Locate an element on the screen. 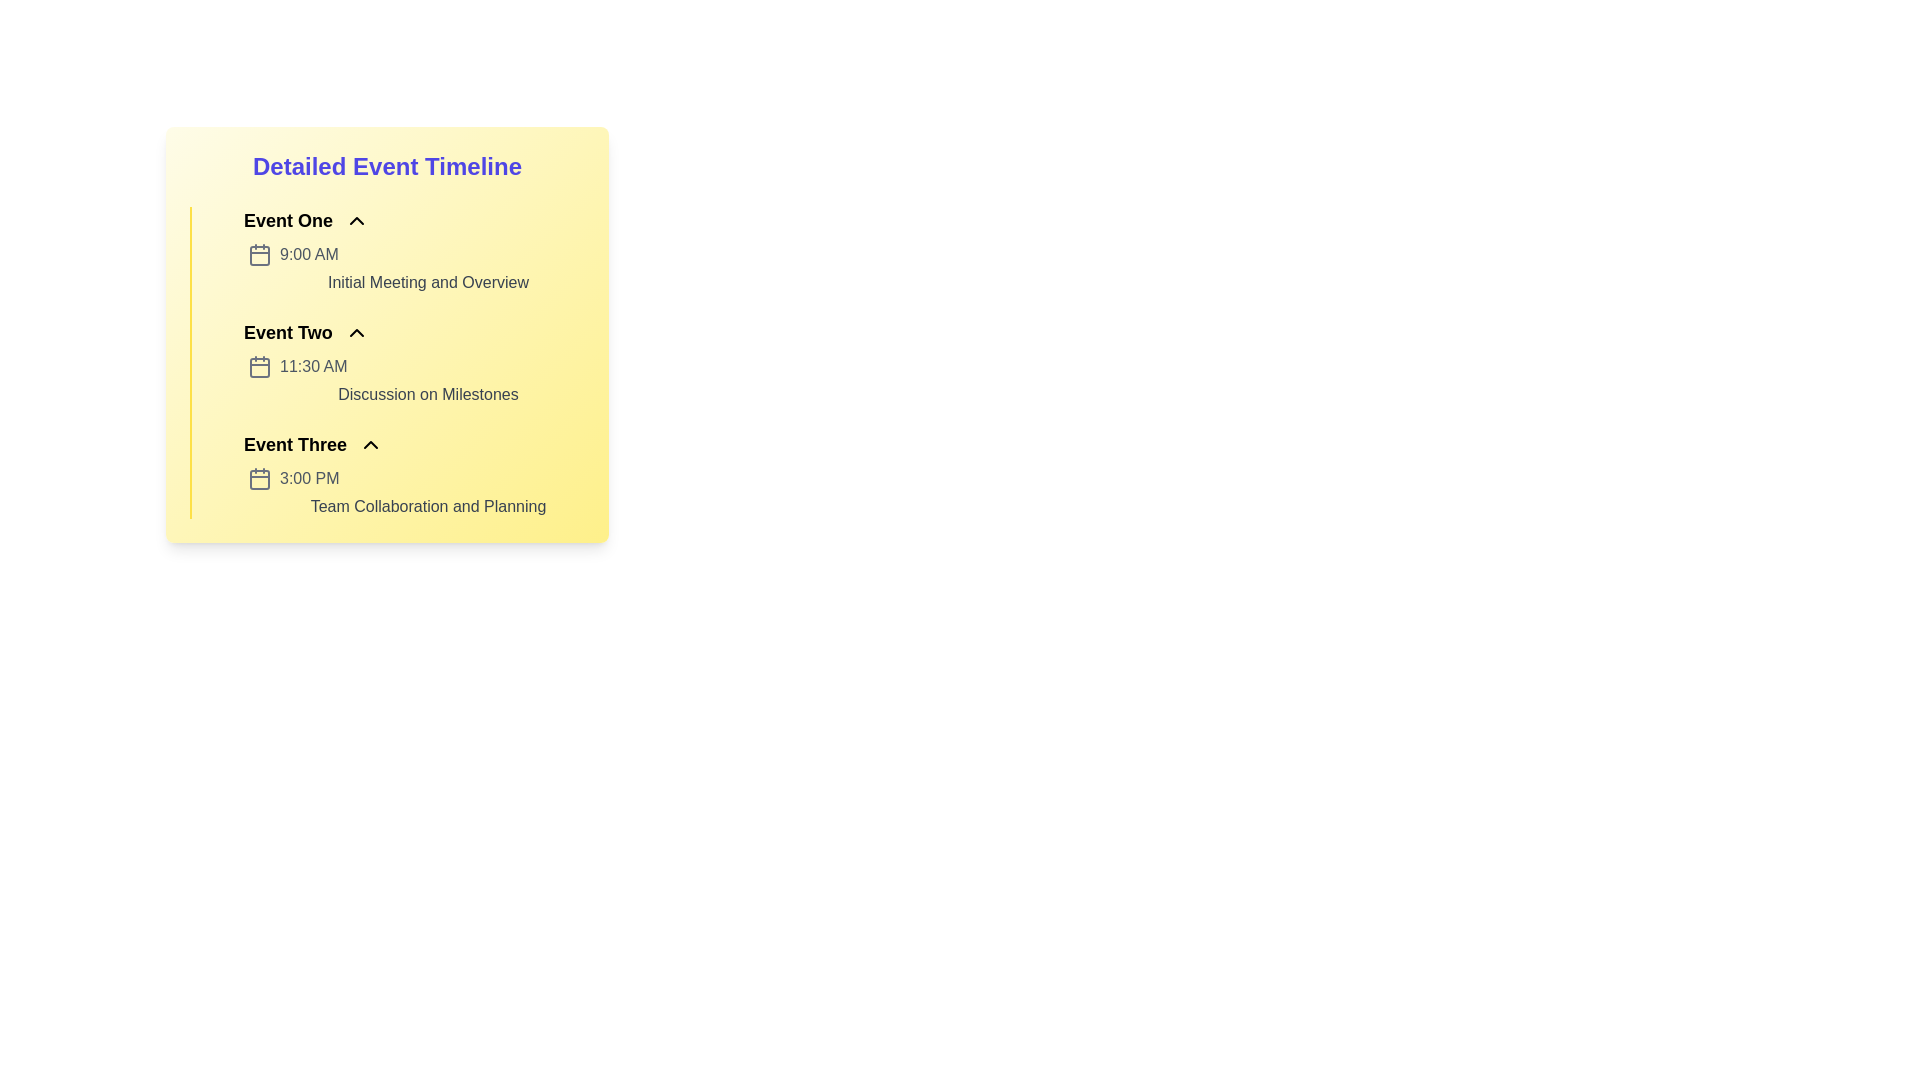 The image size is (1920, 1080). the informational display element for 'Event One', which is the first event listed in the timeline interface, to interact with its features is located at coordinates (400, 249).